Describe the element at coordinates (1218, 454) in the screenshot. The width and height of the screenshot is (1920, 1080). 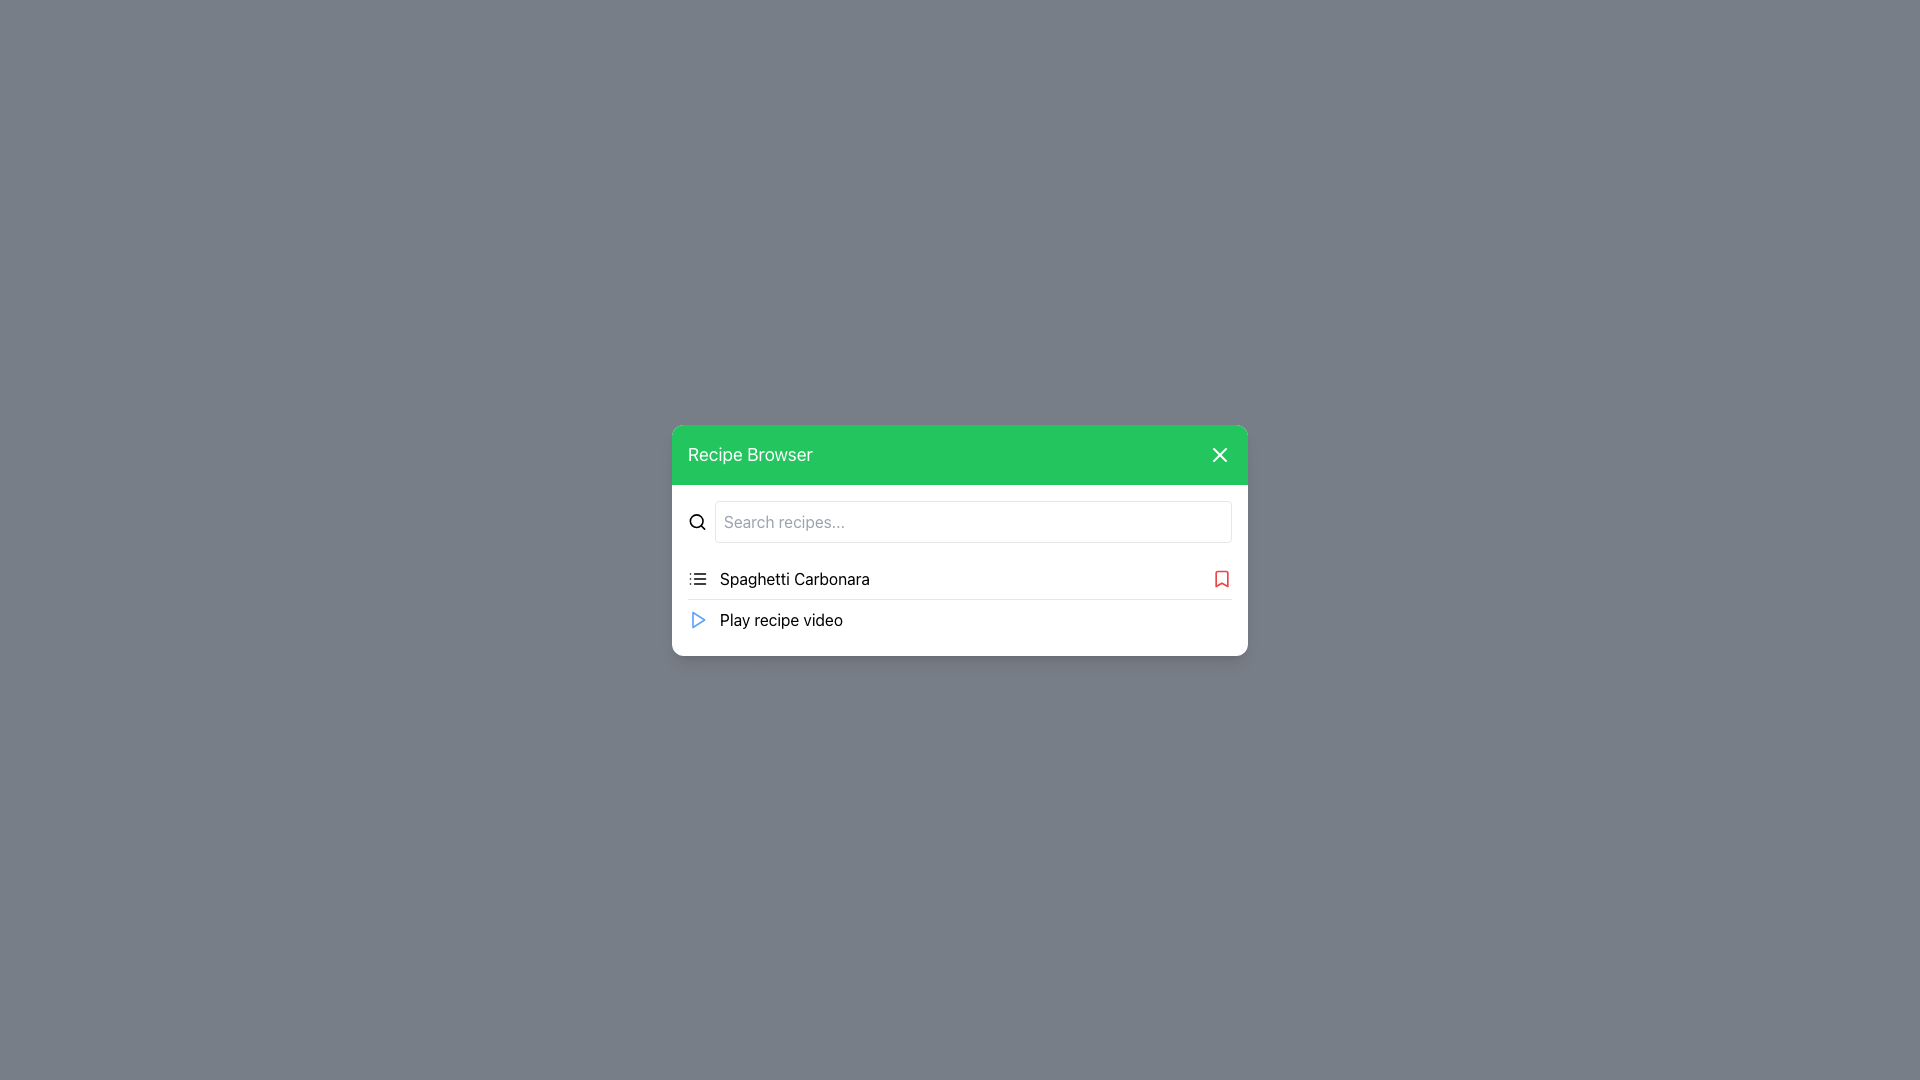
I see `the 'X' icon located in the top-right corner of the 'Recipe Browser' green header bar` at that location.